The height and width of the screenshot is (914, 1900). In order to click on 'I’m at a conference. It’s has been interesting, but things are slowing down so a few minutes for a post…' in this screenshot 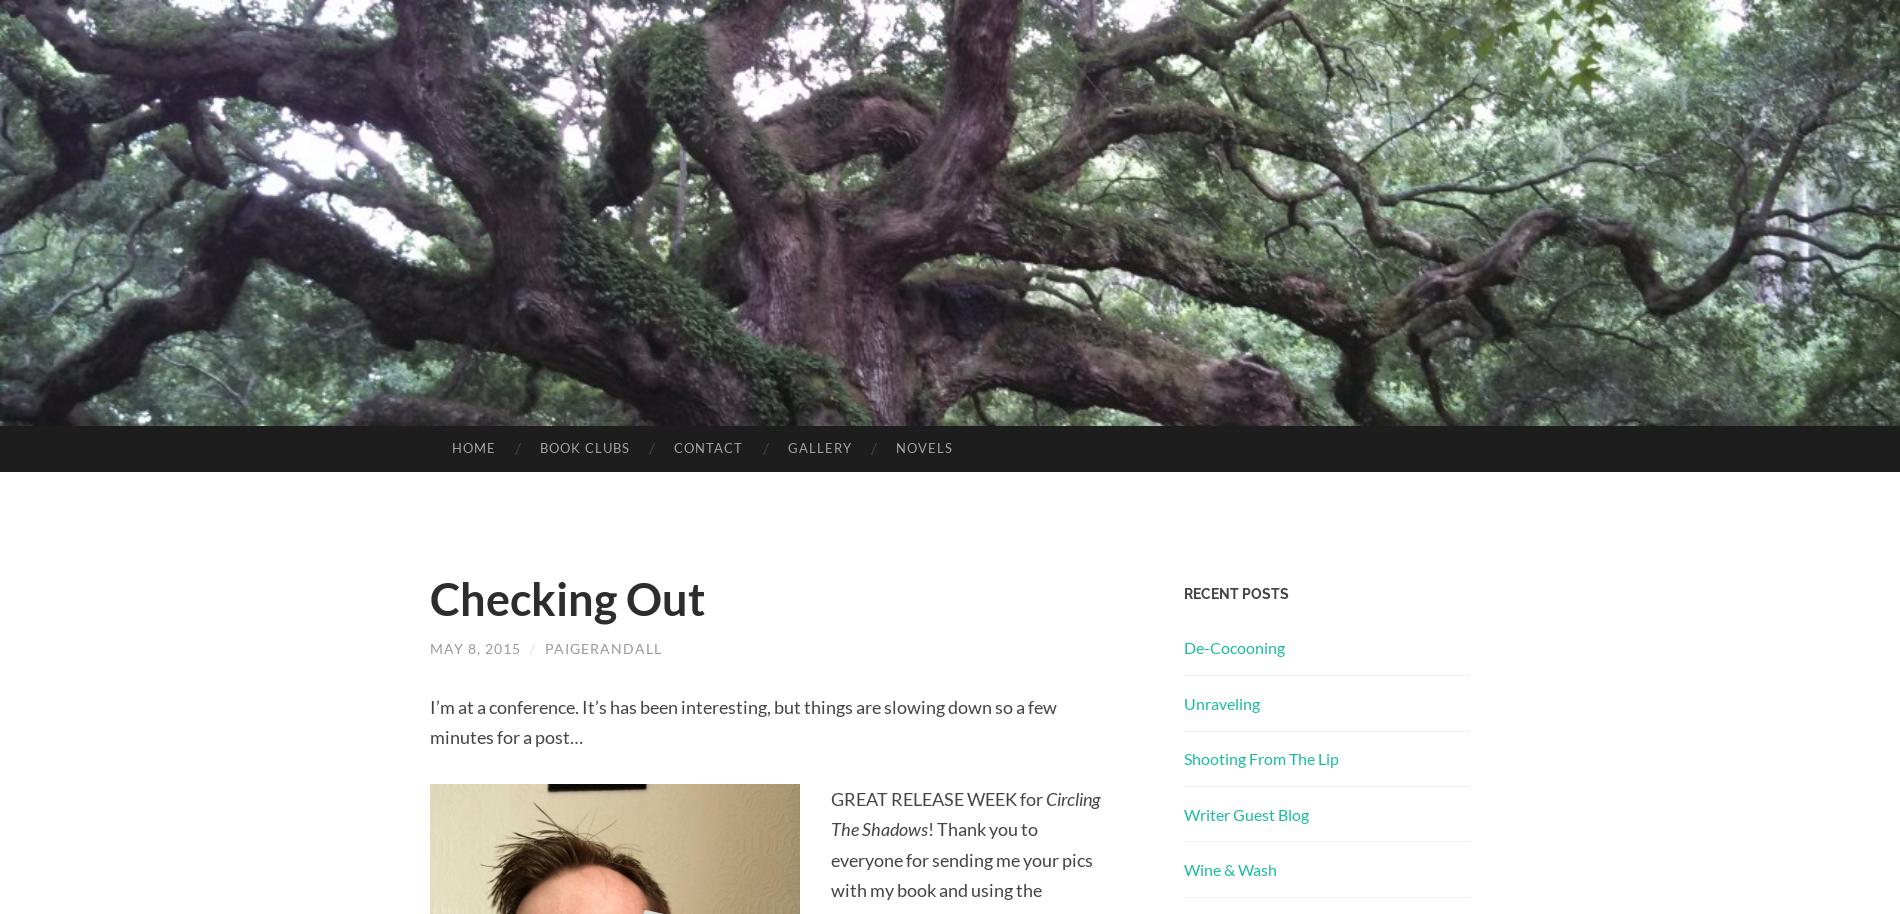, I will do `click(742, 720)`.